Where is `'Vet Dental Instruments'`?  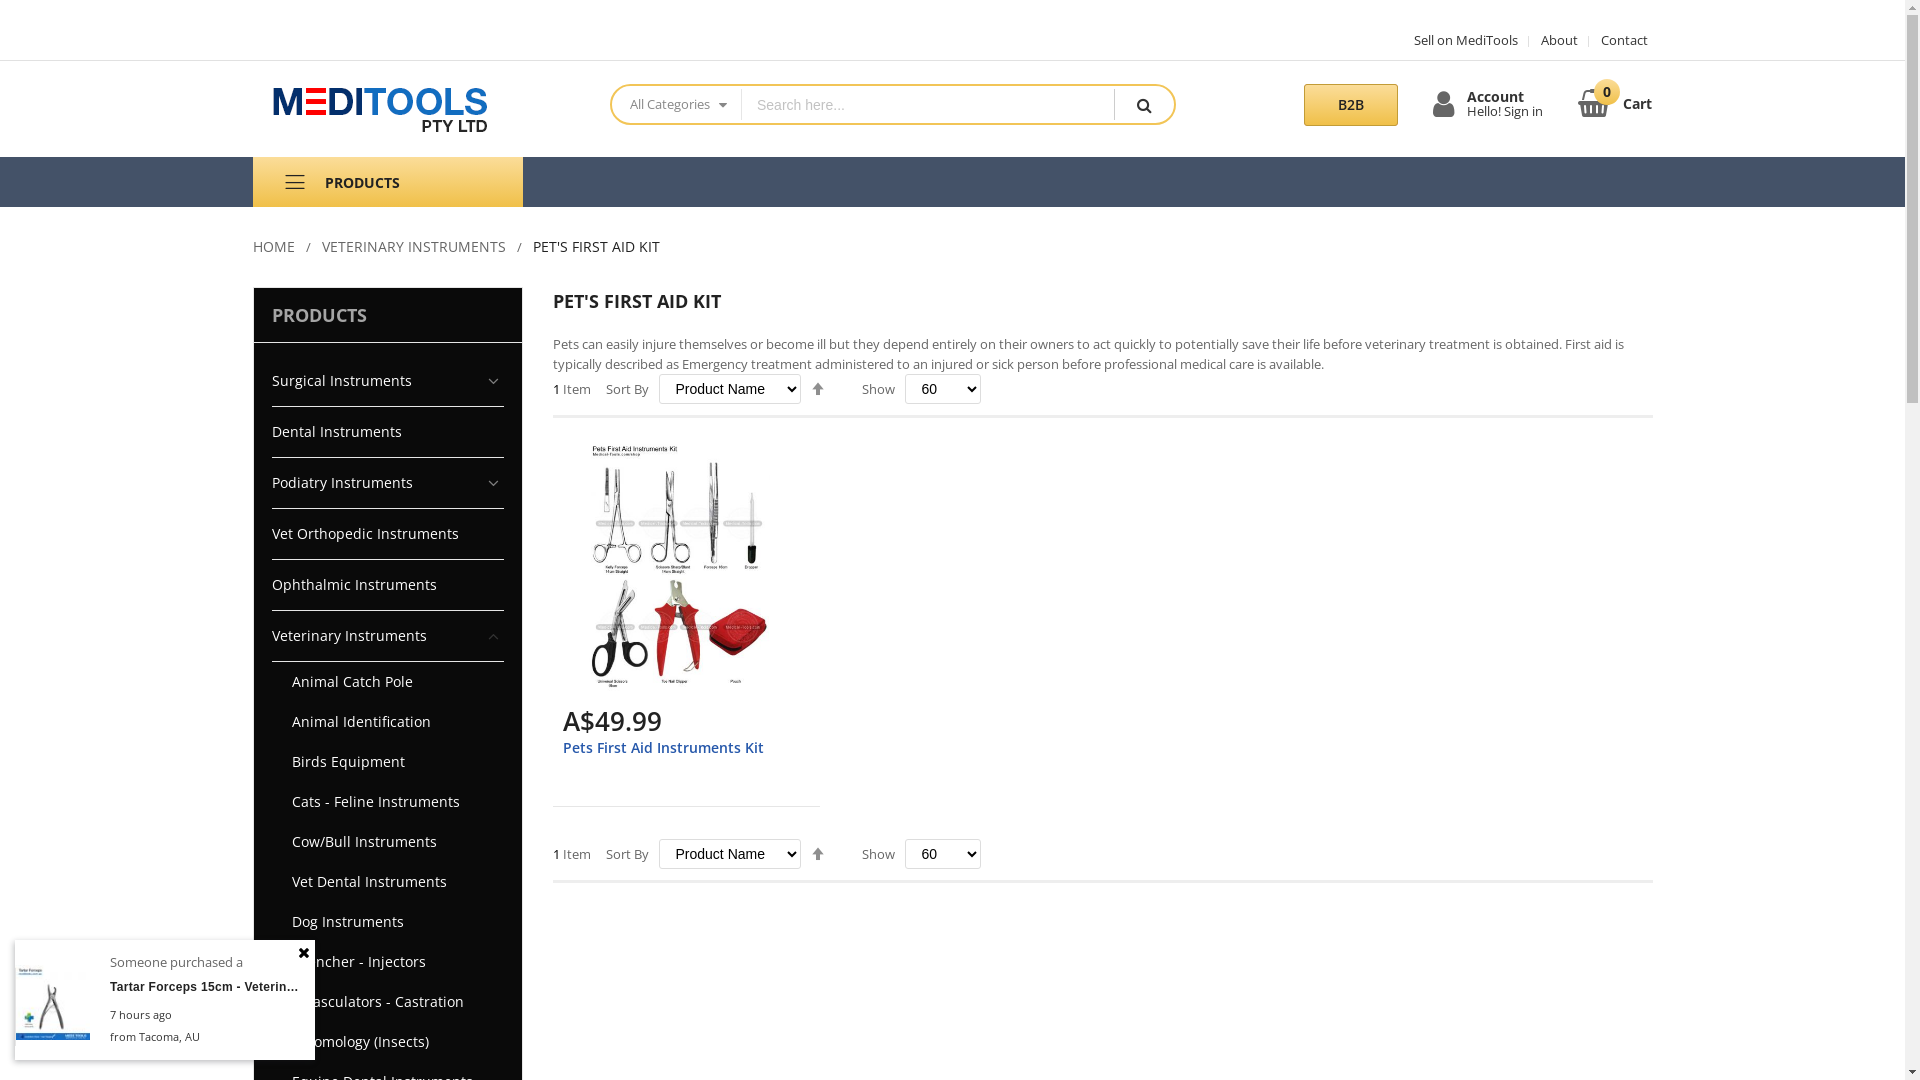 'Vet Dental Instruments' is located at coordinates (388, 881).